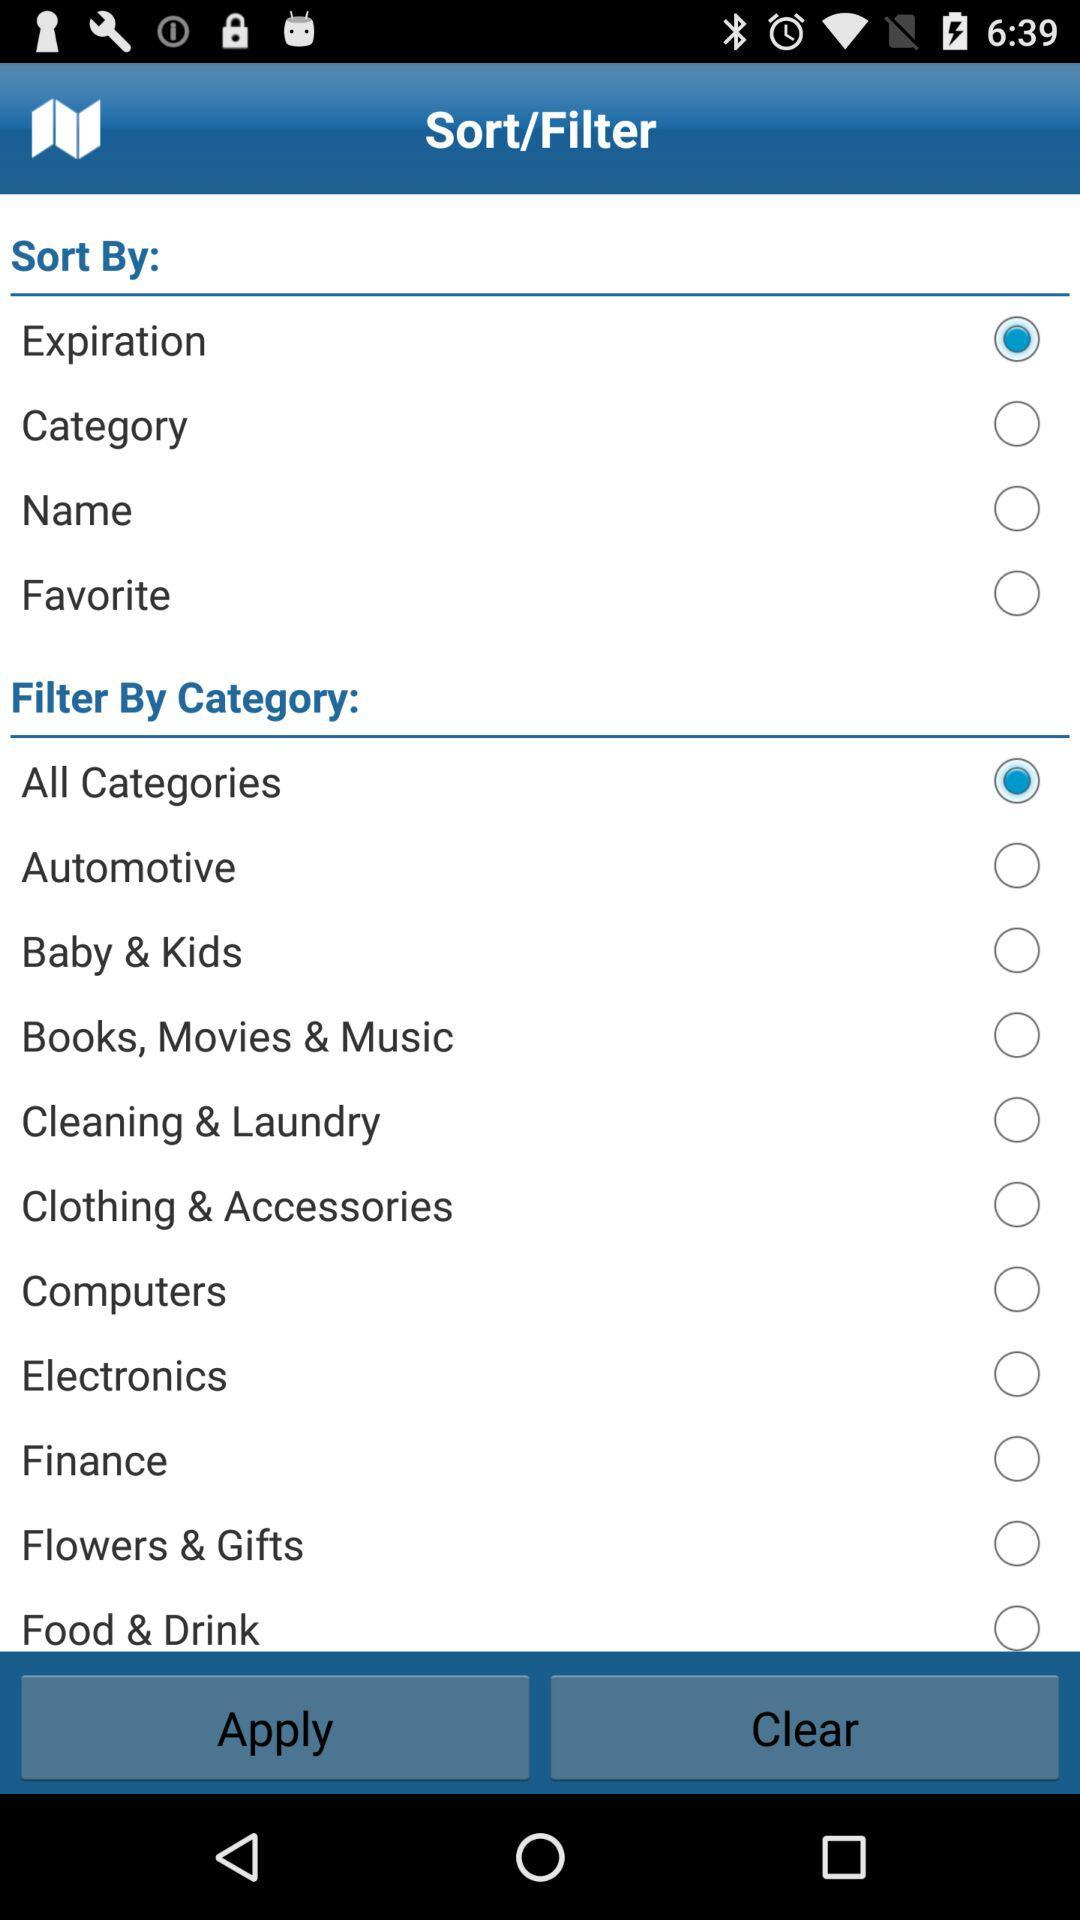  What do you see at coordinates (496, 1542) in the screenshot?
I see `flowers & gifts app` at bounding box center [496, 1542].